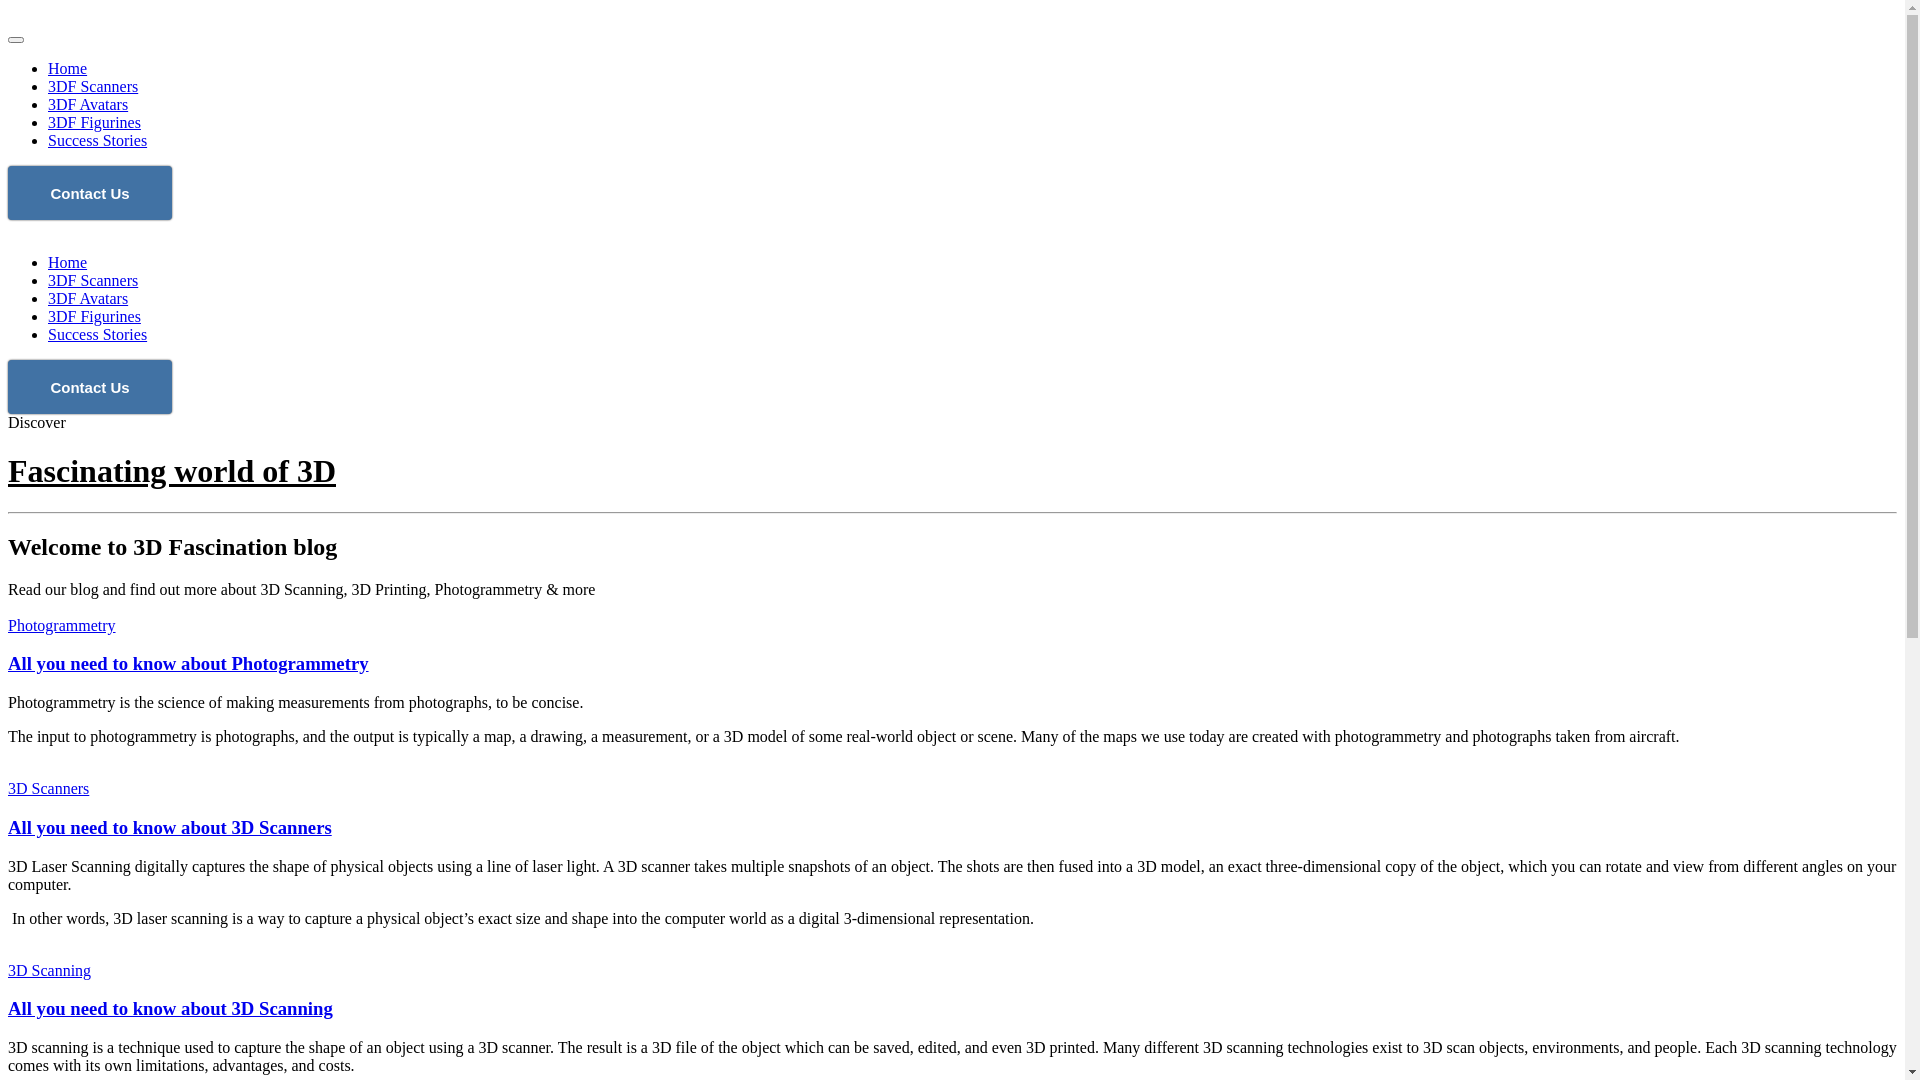 This screenshot has height=1080, width=1920. I want to click on 'Contact Us', so click(8, 192).